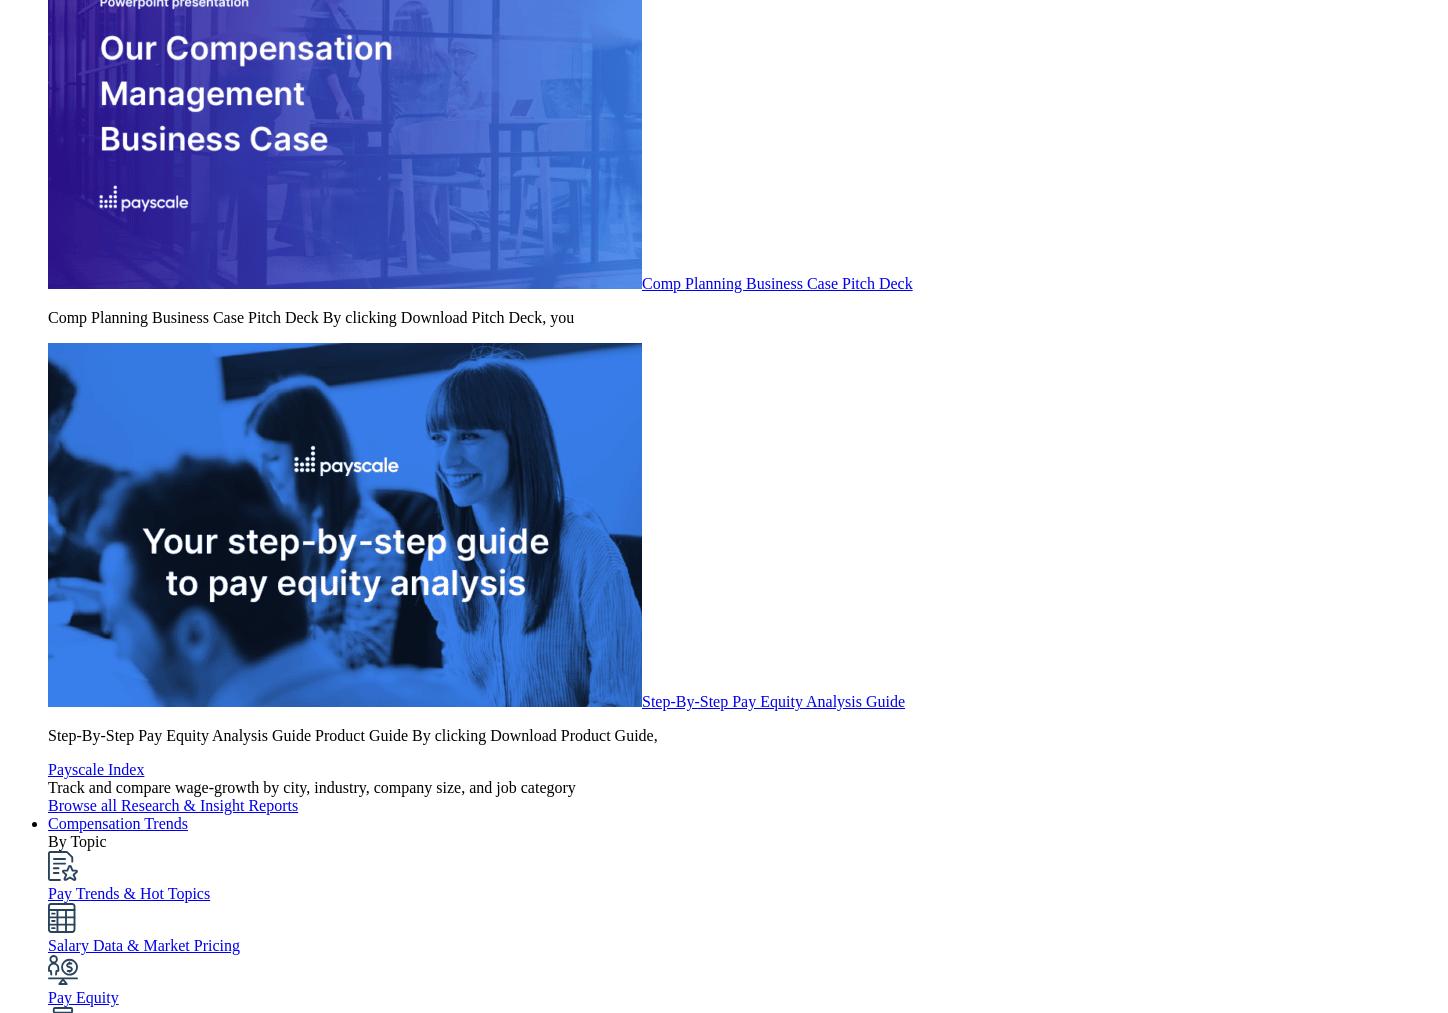  What do you see at coordinates (47, 945) in the screenshot?
I see `'Salary Data & Market Pricing'` at bounding box center [47, 945].